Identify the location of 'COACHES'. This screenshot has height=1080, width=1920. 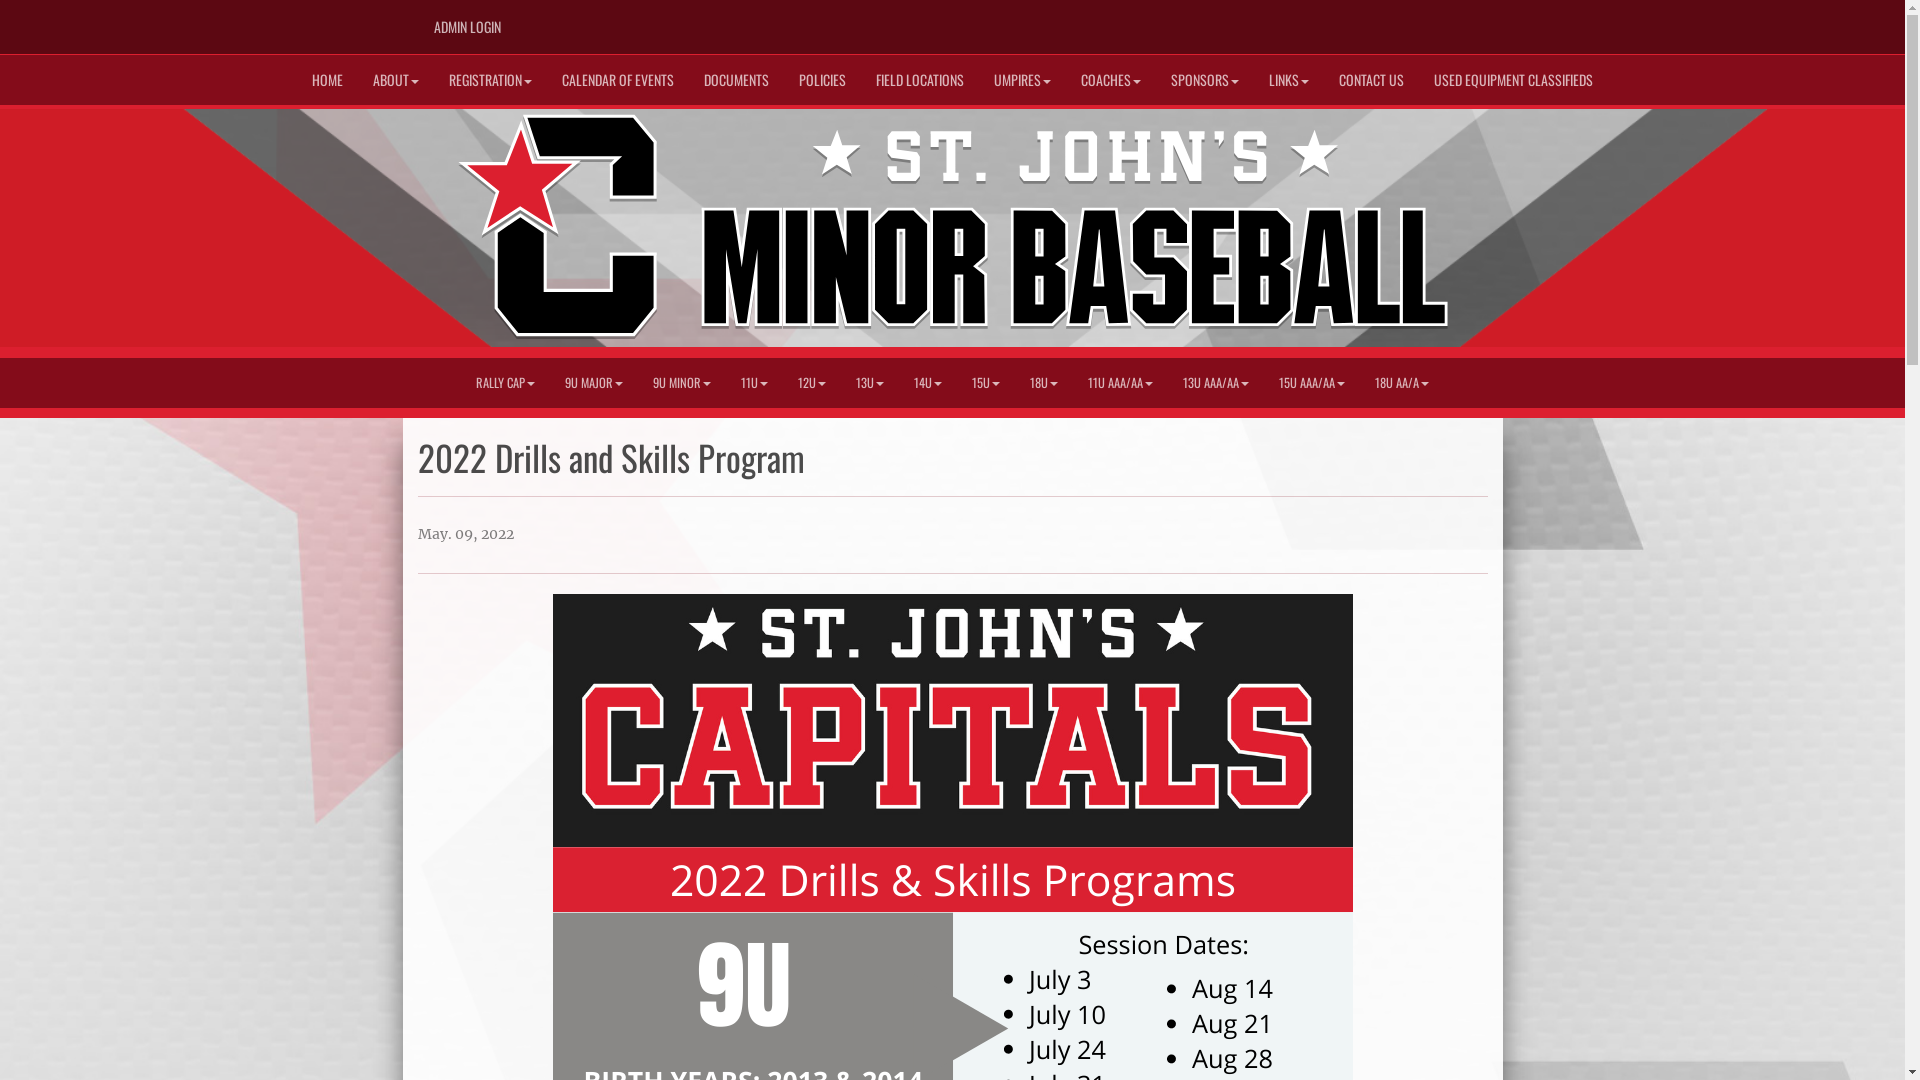
(1109, 79).